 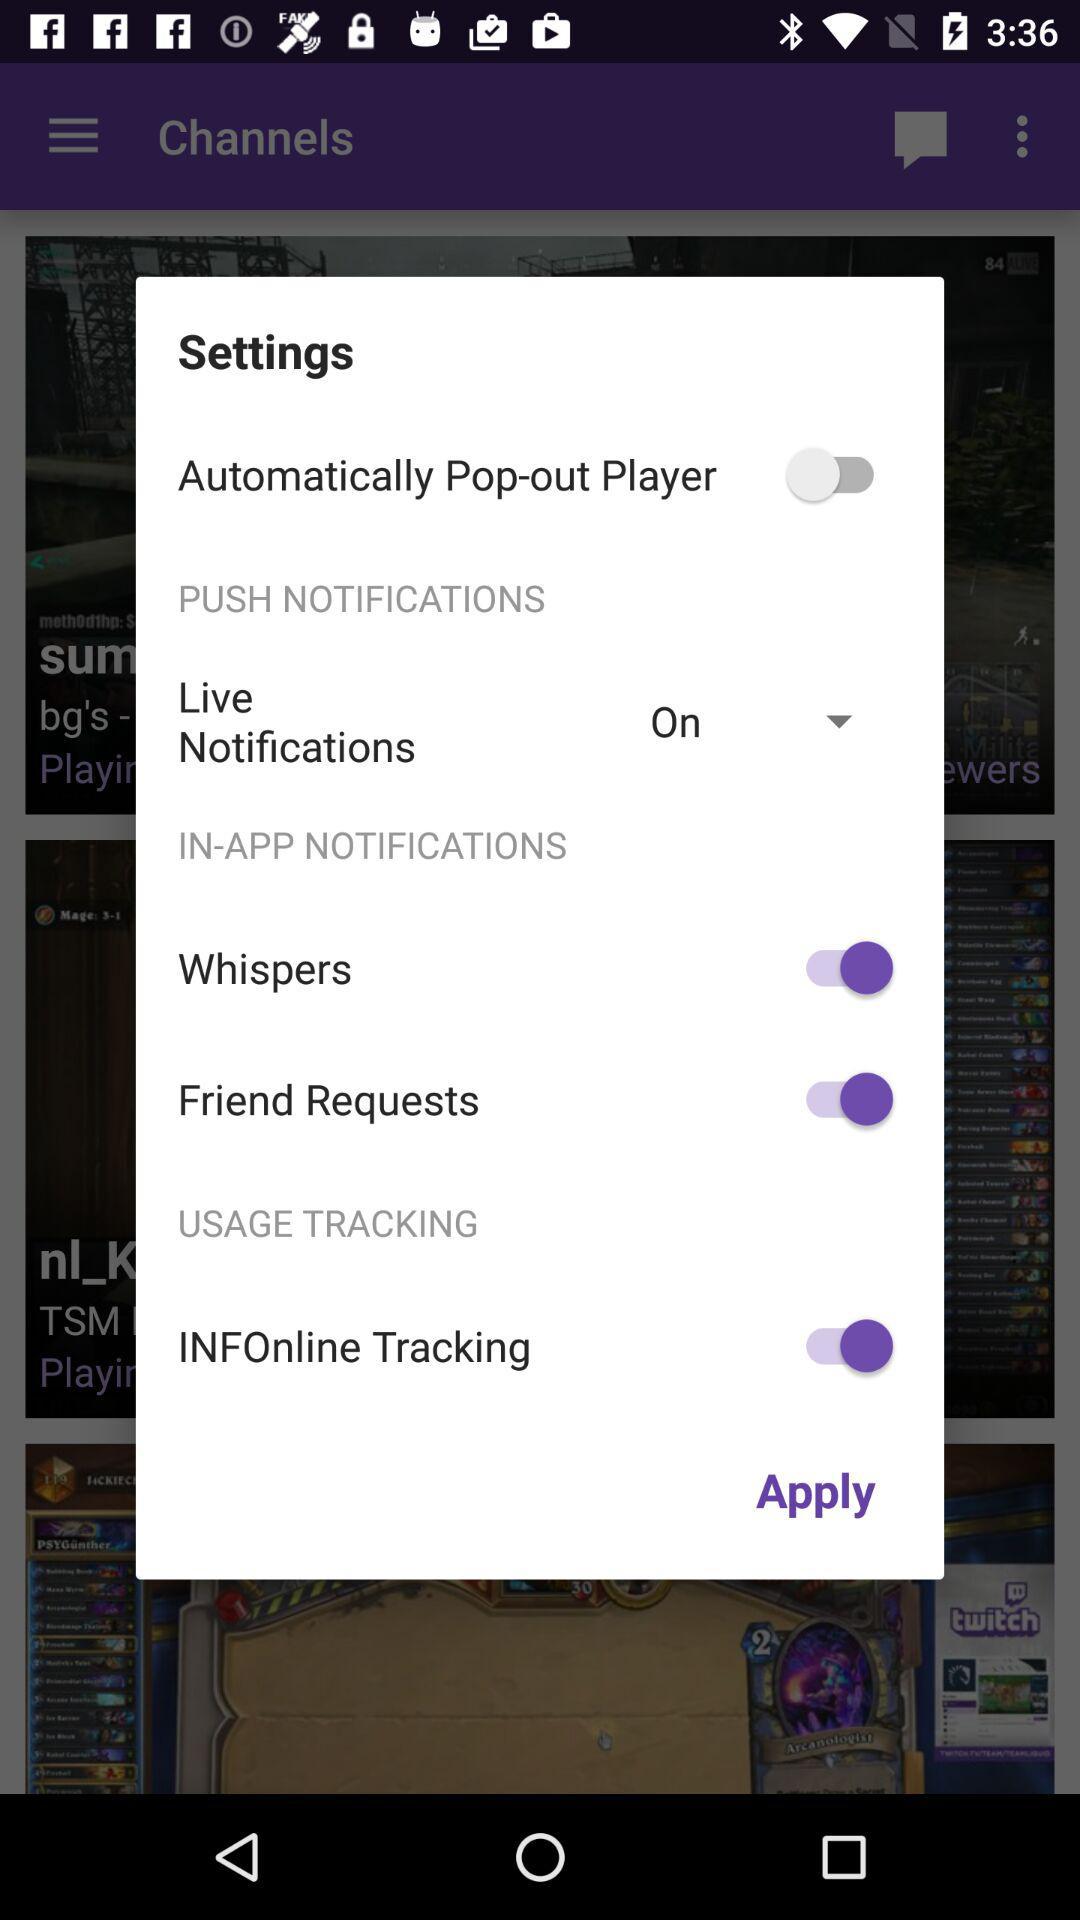 What do you see at coordinates (840, 1098) in the screenshot?
I see `icon to the right of friend requests item` at bounding box center [840, 1098].